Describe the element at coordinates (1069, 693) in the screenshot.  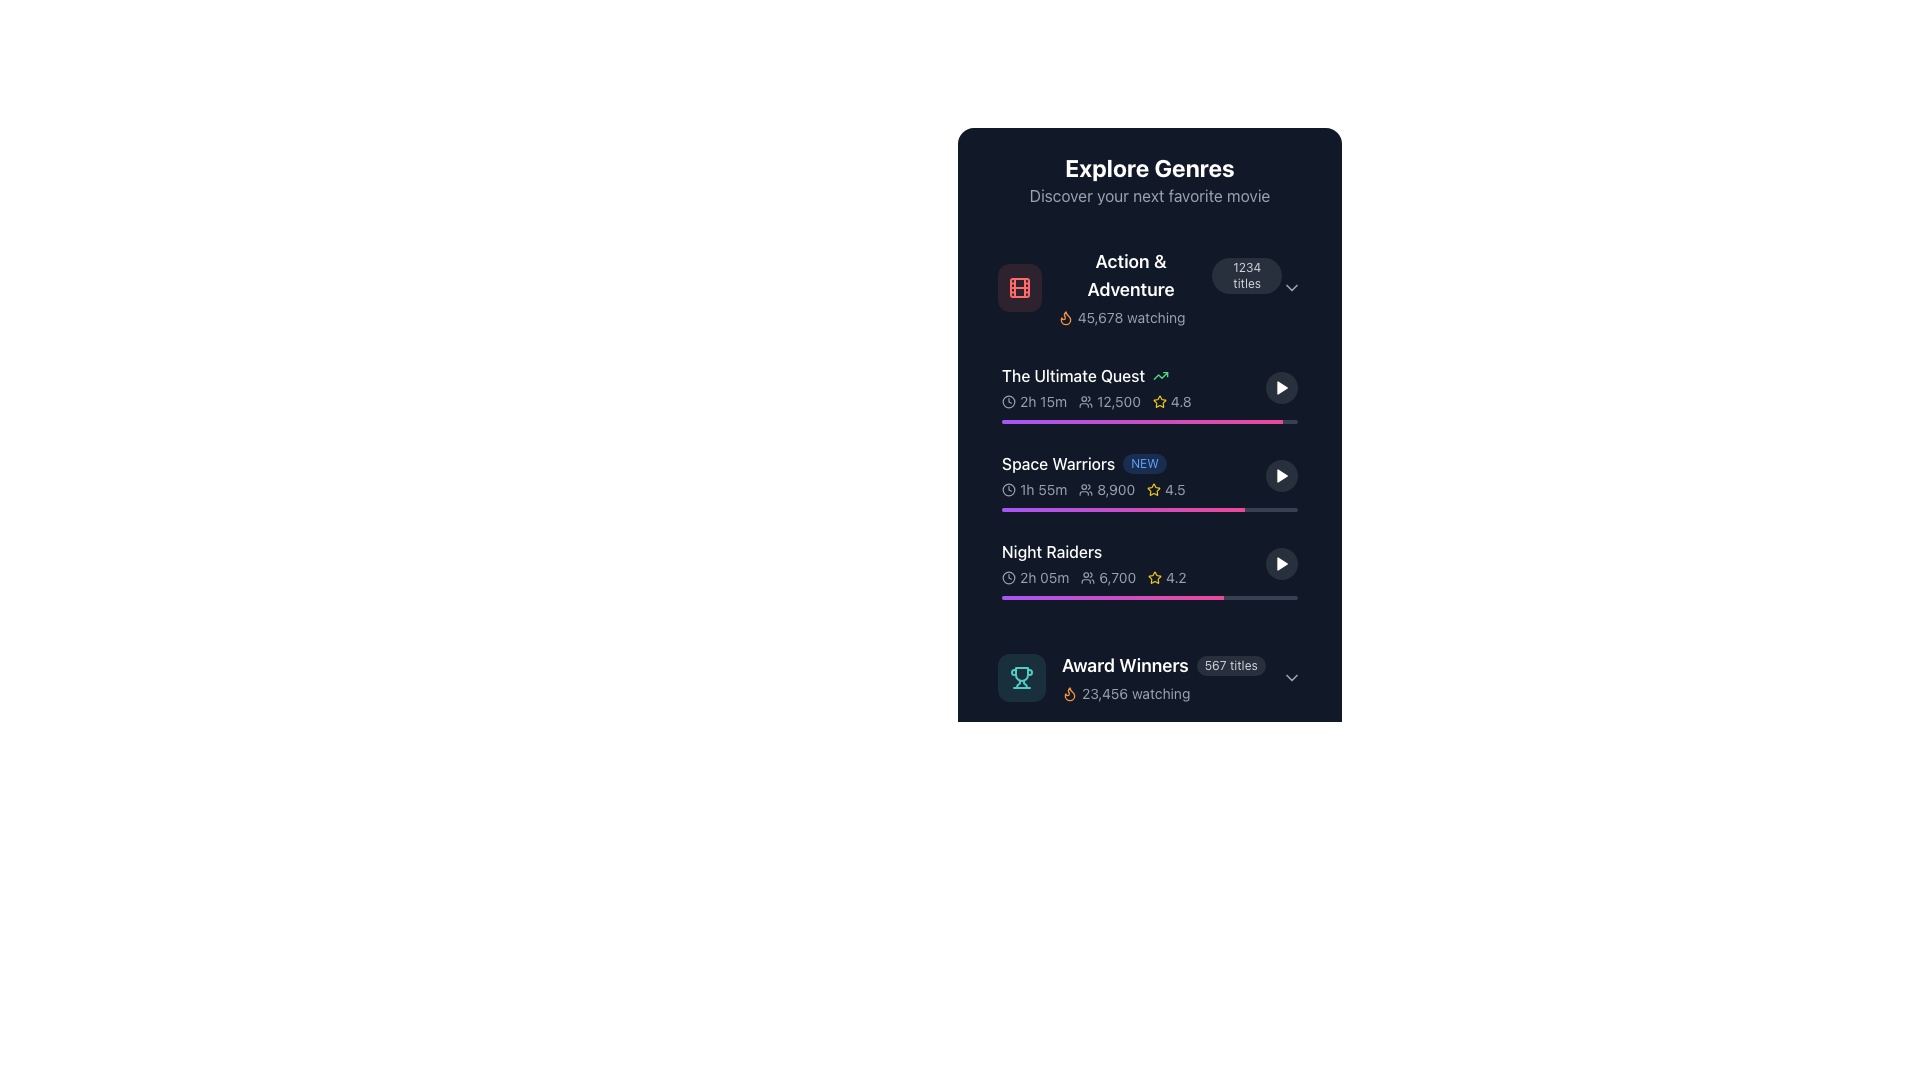
I see `the flame icon, which is the leftmost visual component next to the text '23,456 watching' in the 'Award Winners' section` at that location.